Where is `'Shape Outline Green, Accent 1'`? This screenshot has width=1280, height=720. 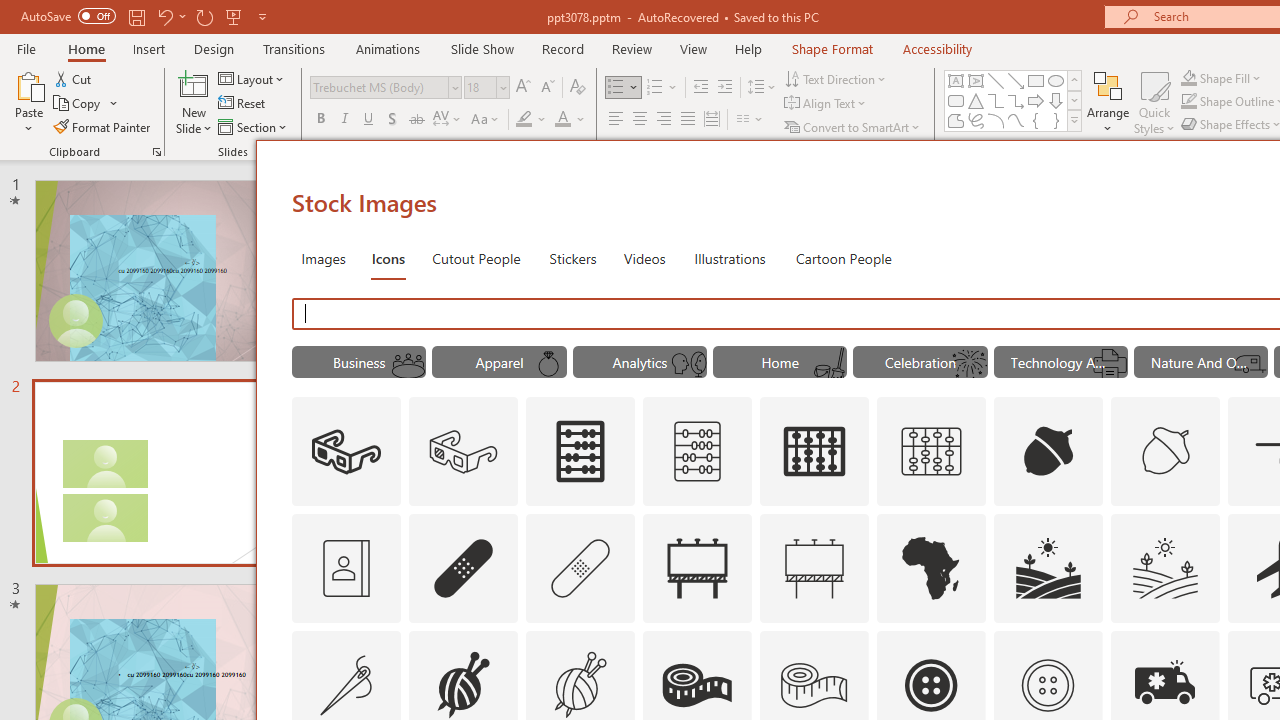 'Shape Outline Green, Accent 1' is located at coordinates (1189, 101).